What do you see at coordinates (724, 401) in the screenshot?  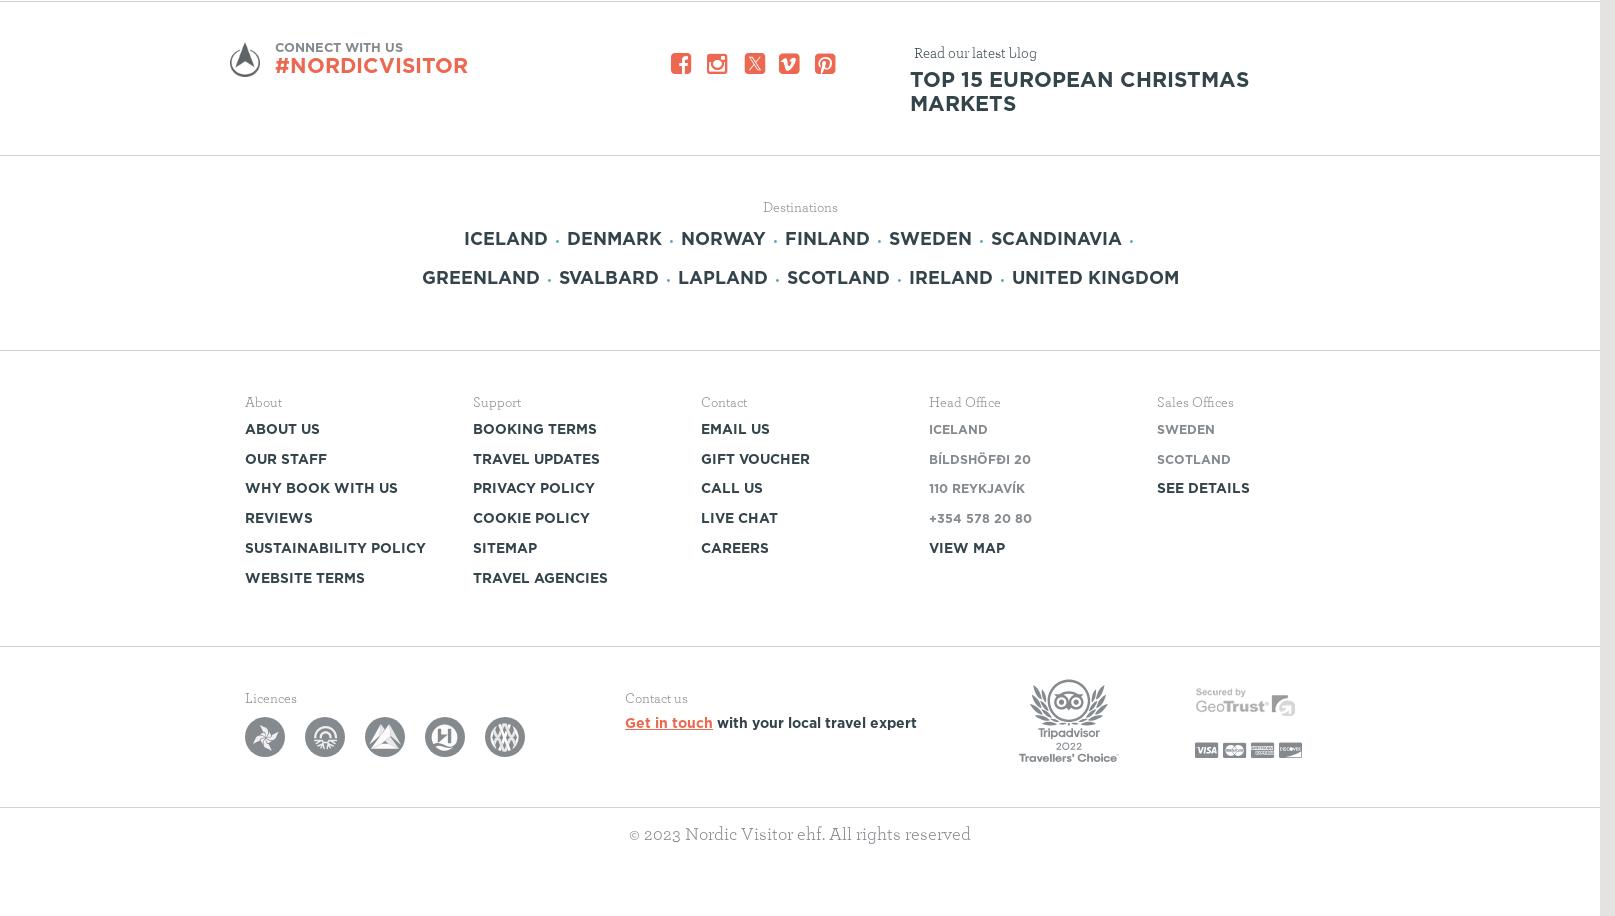 I see `'Contact'` at bounding box center [724, 401].